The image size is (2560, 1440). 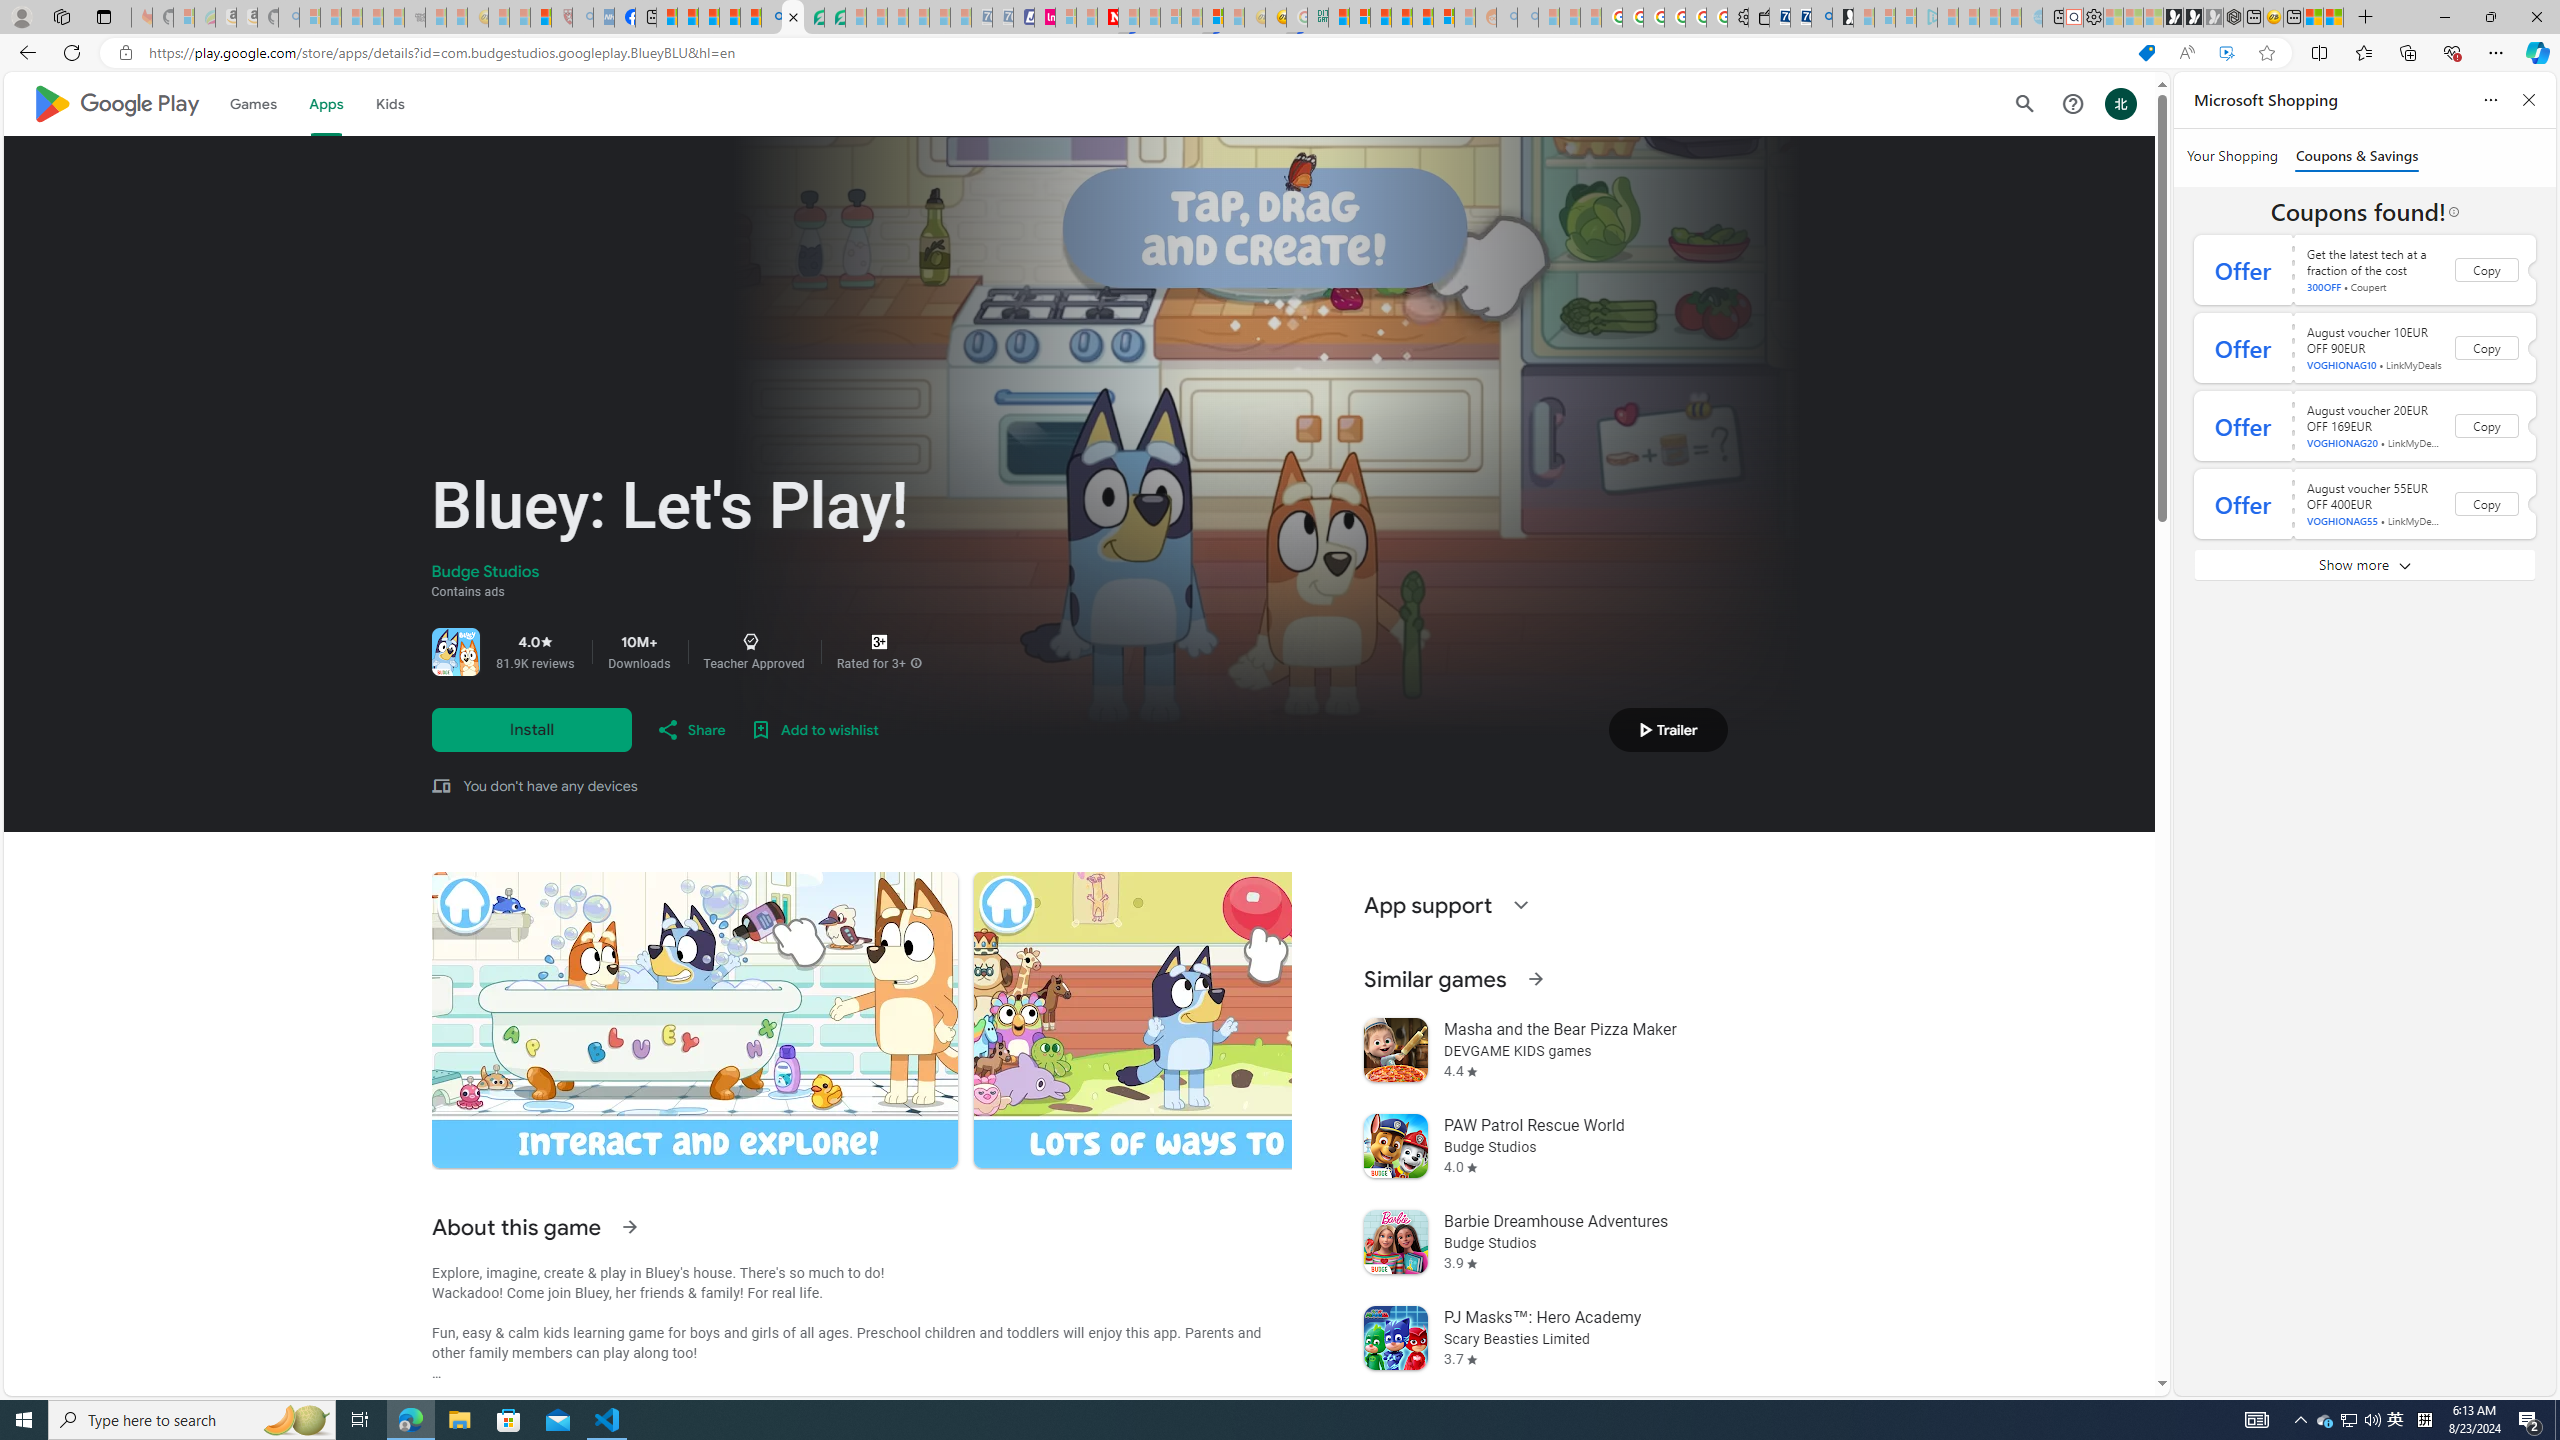 What do you see at coordinates (2071, 103) in the screenshot?
I see `'Help Center'` at bounding box center [2071, 103].